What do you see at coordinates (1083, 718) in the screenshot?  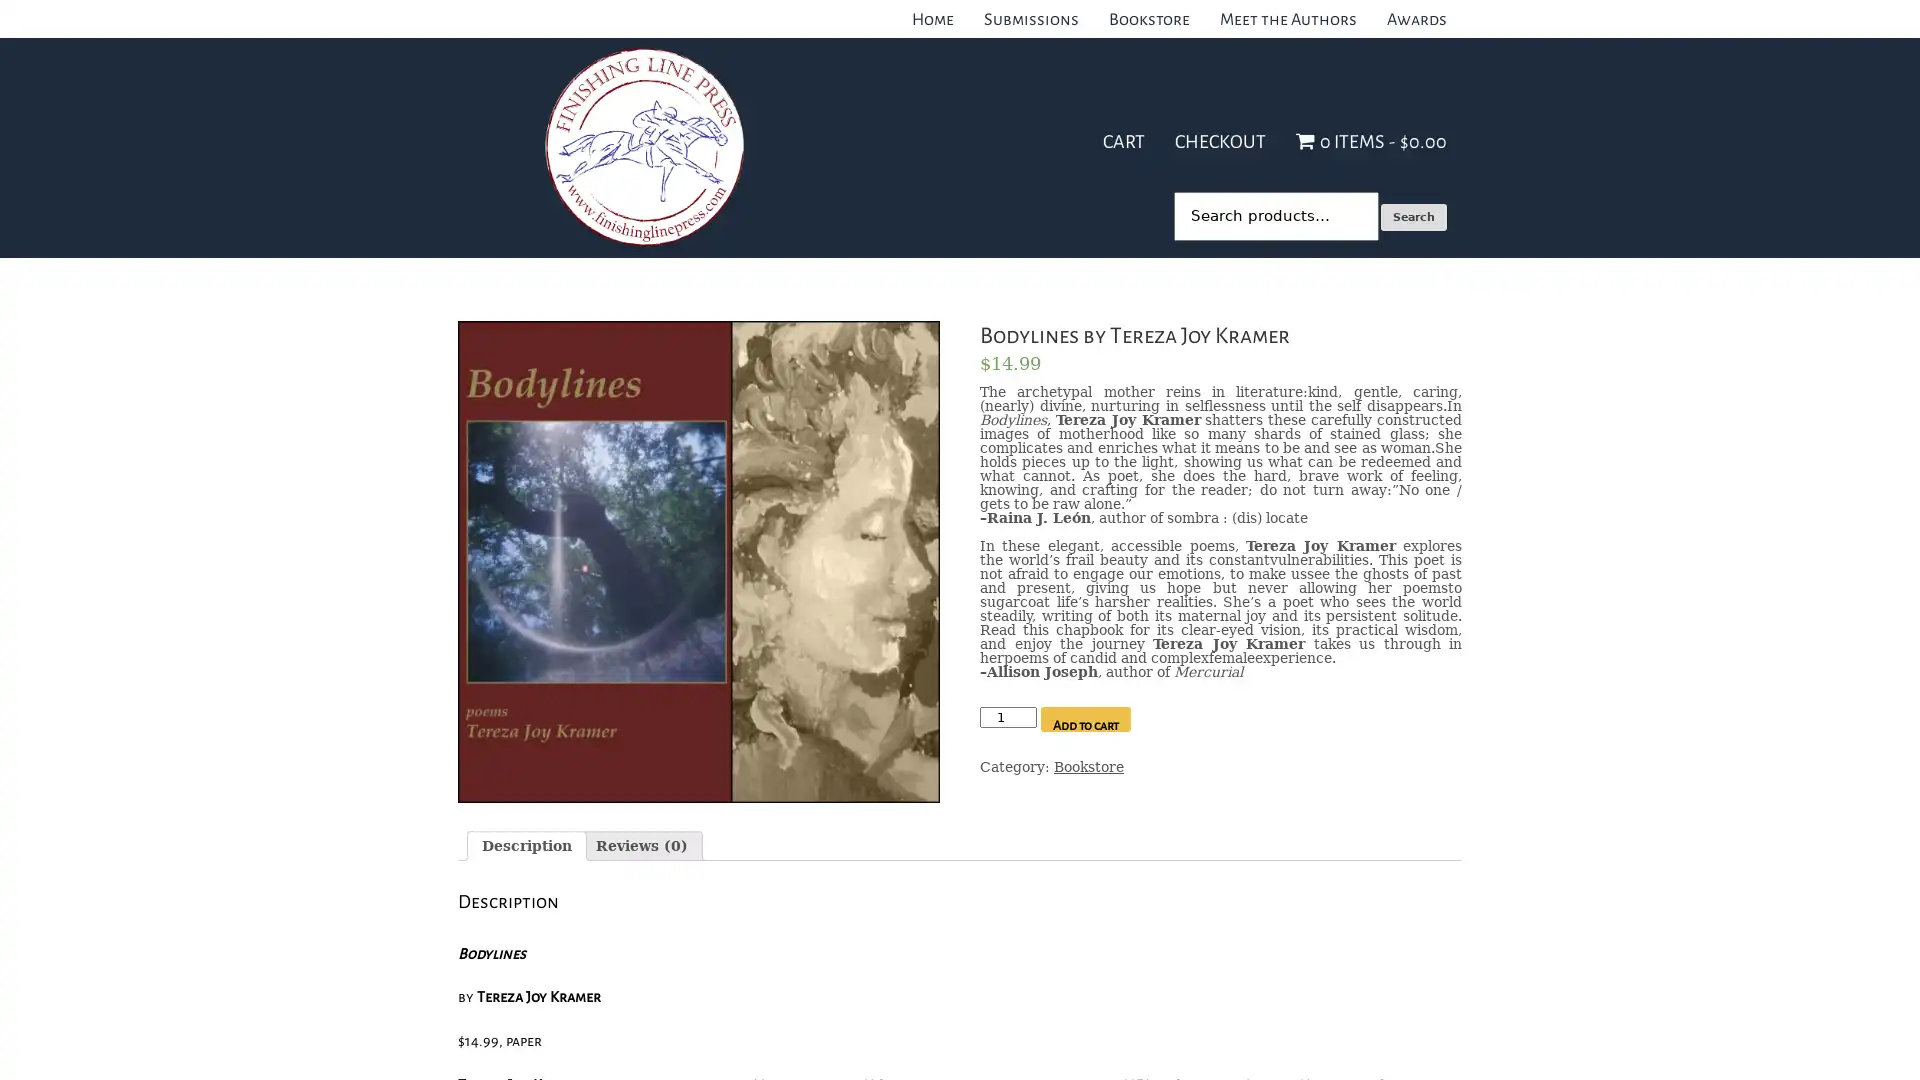 I see `Add to cart` at bounding box center [1083, 718].